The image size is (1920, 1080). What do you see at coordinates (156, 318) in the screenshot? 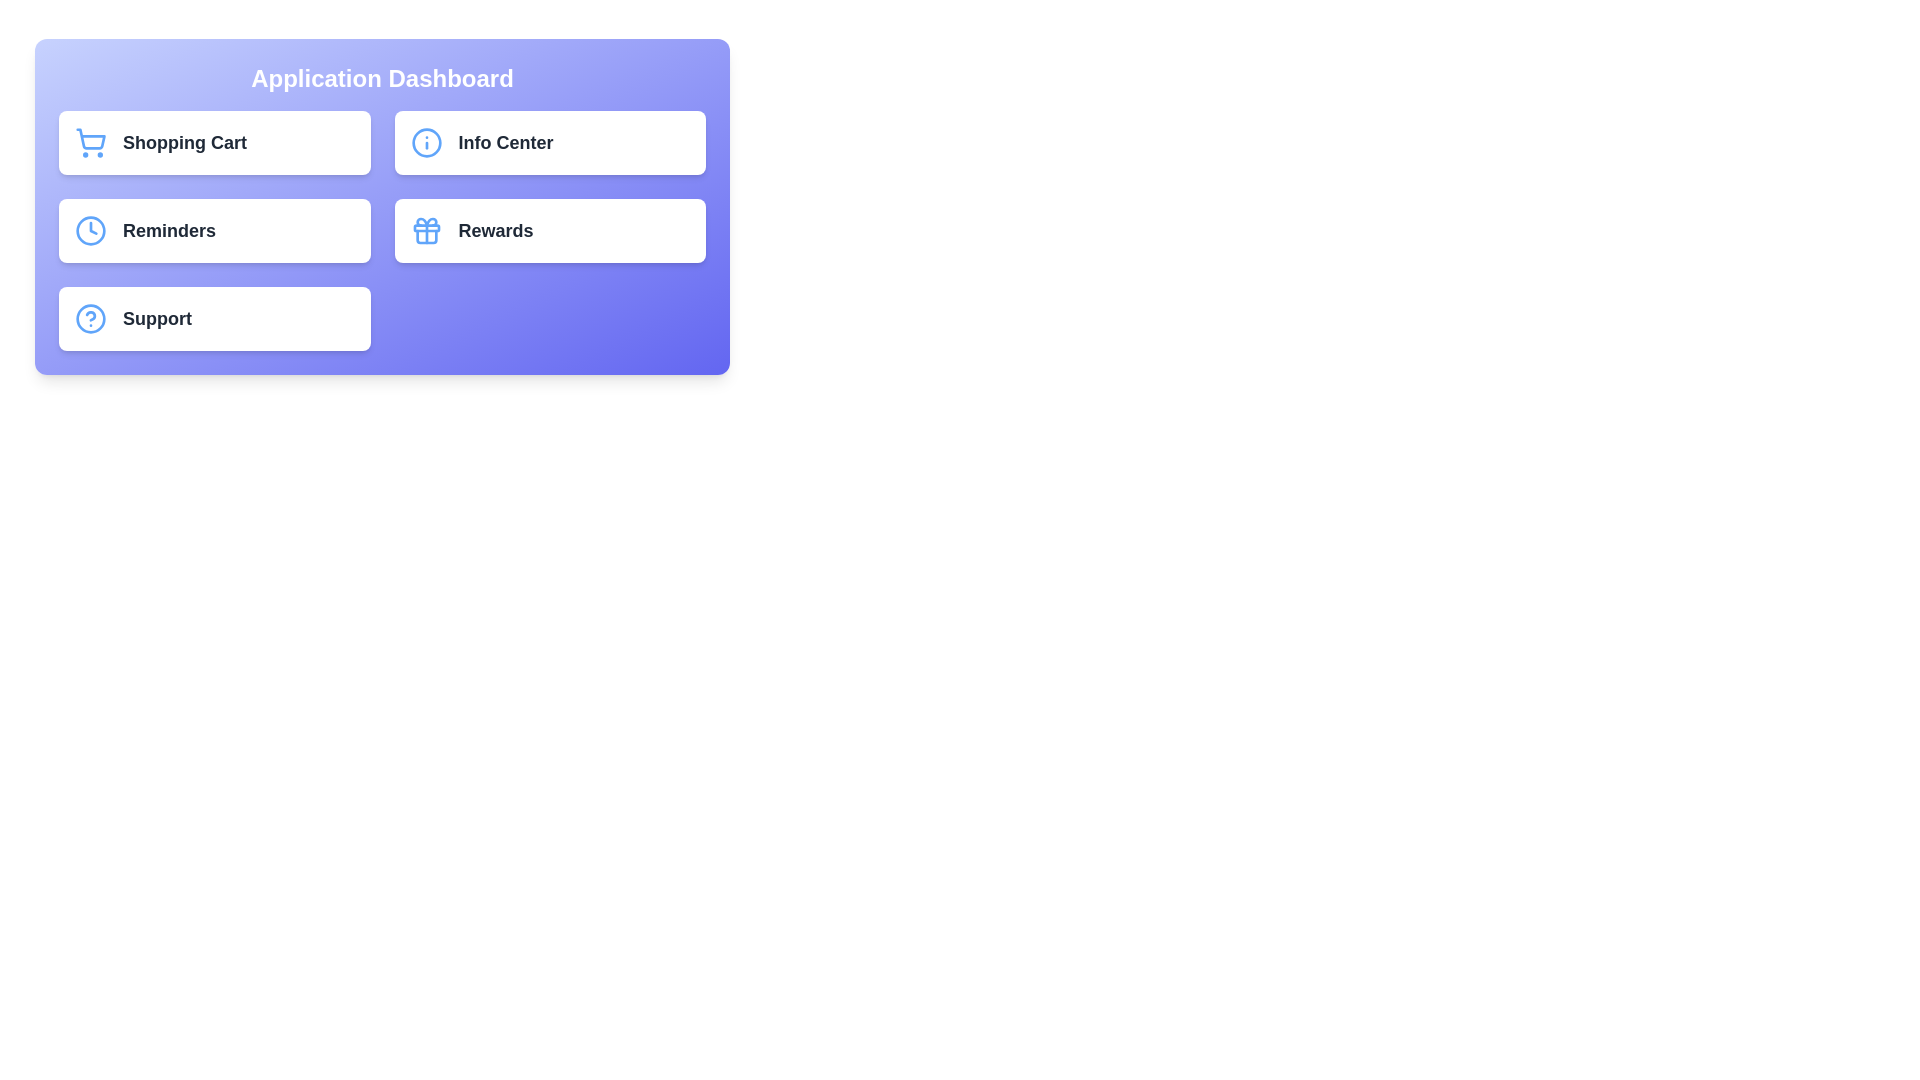
I see `the 'Support' text label located in the bottom-left card of the grid layout, which provides contextual information about the card` at bounding box center [156, 318].